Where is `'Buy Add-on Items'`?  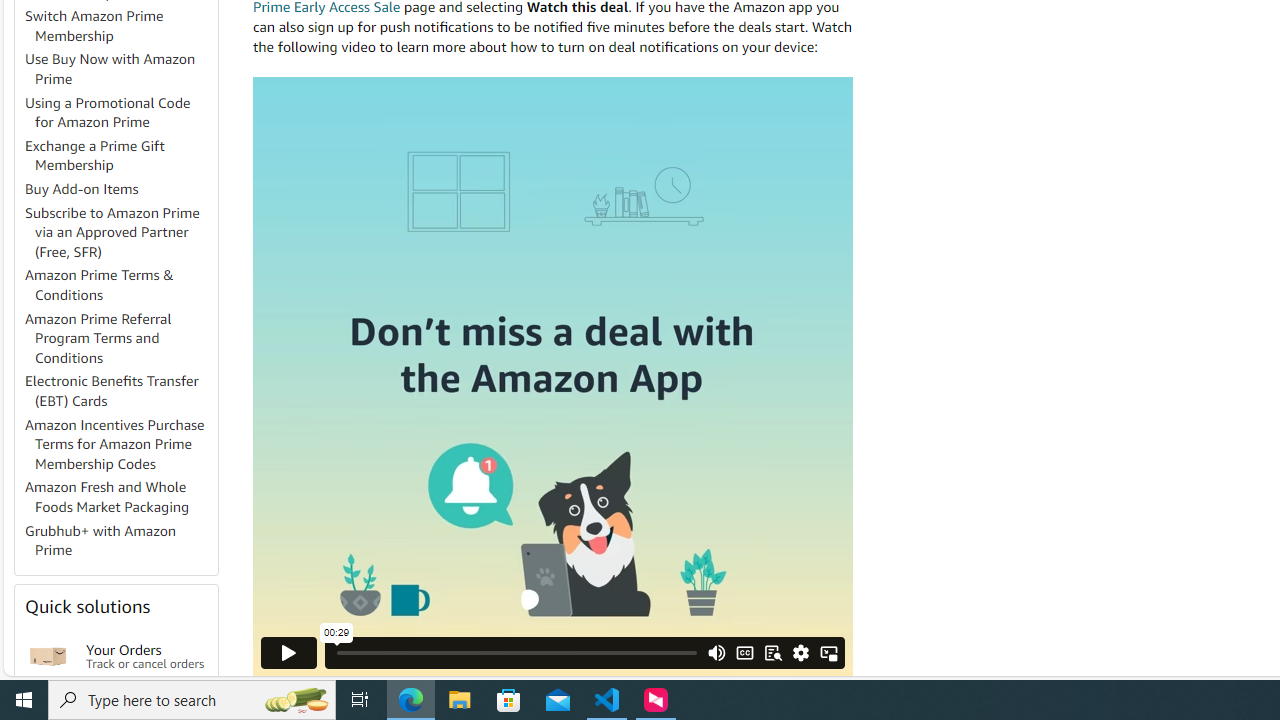 'Buy Add-on Items' is located at coordinates (119, 190).